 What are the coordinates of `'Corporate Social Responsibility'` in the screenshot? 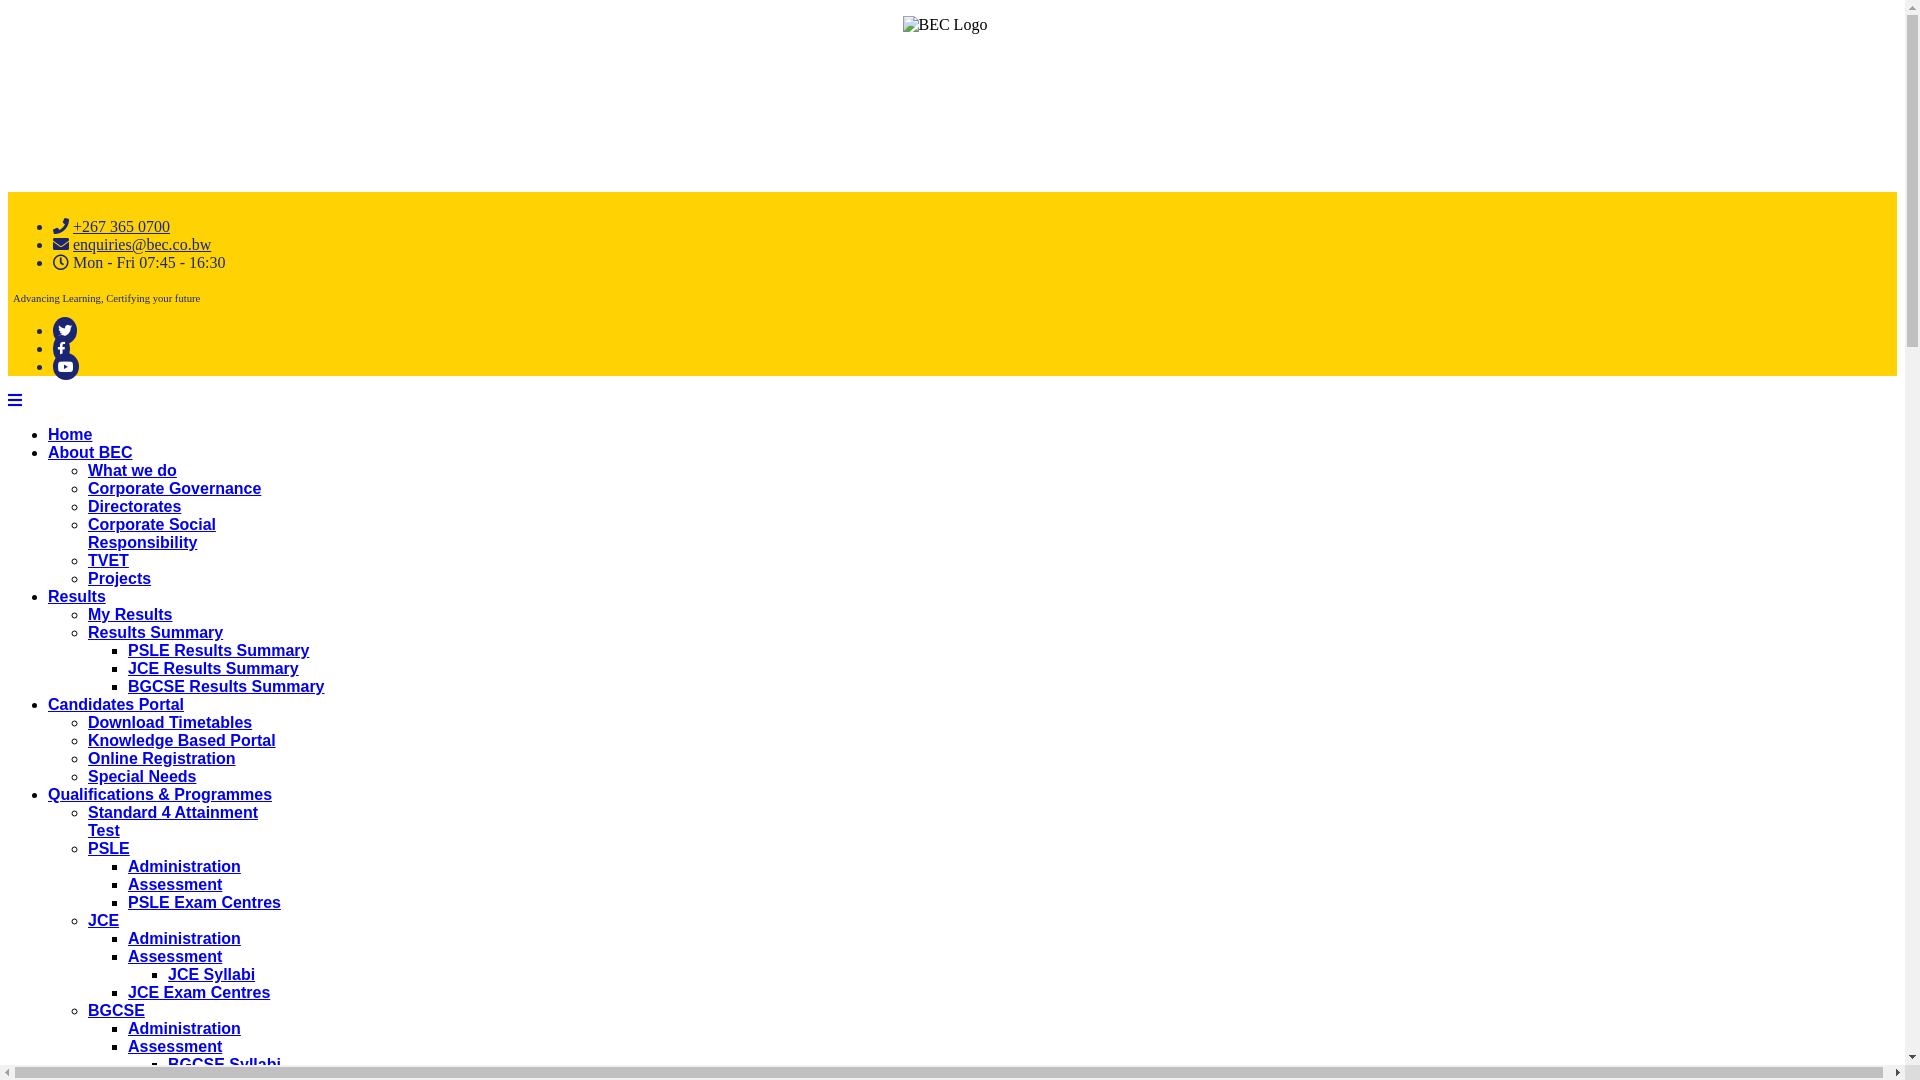 It's located at (151, 532).